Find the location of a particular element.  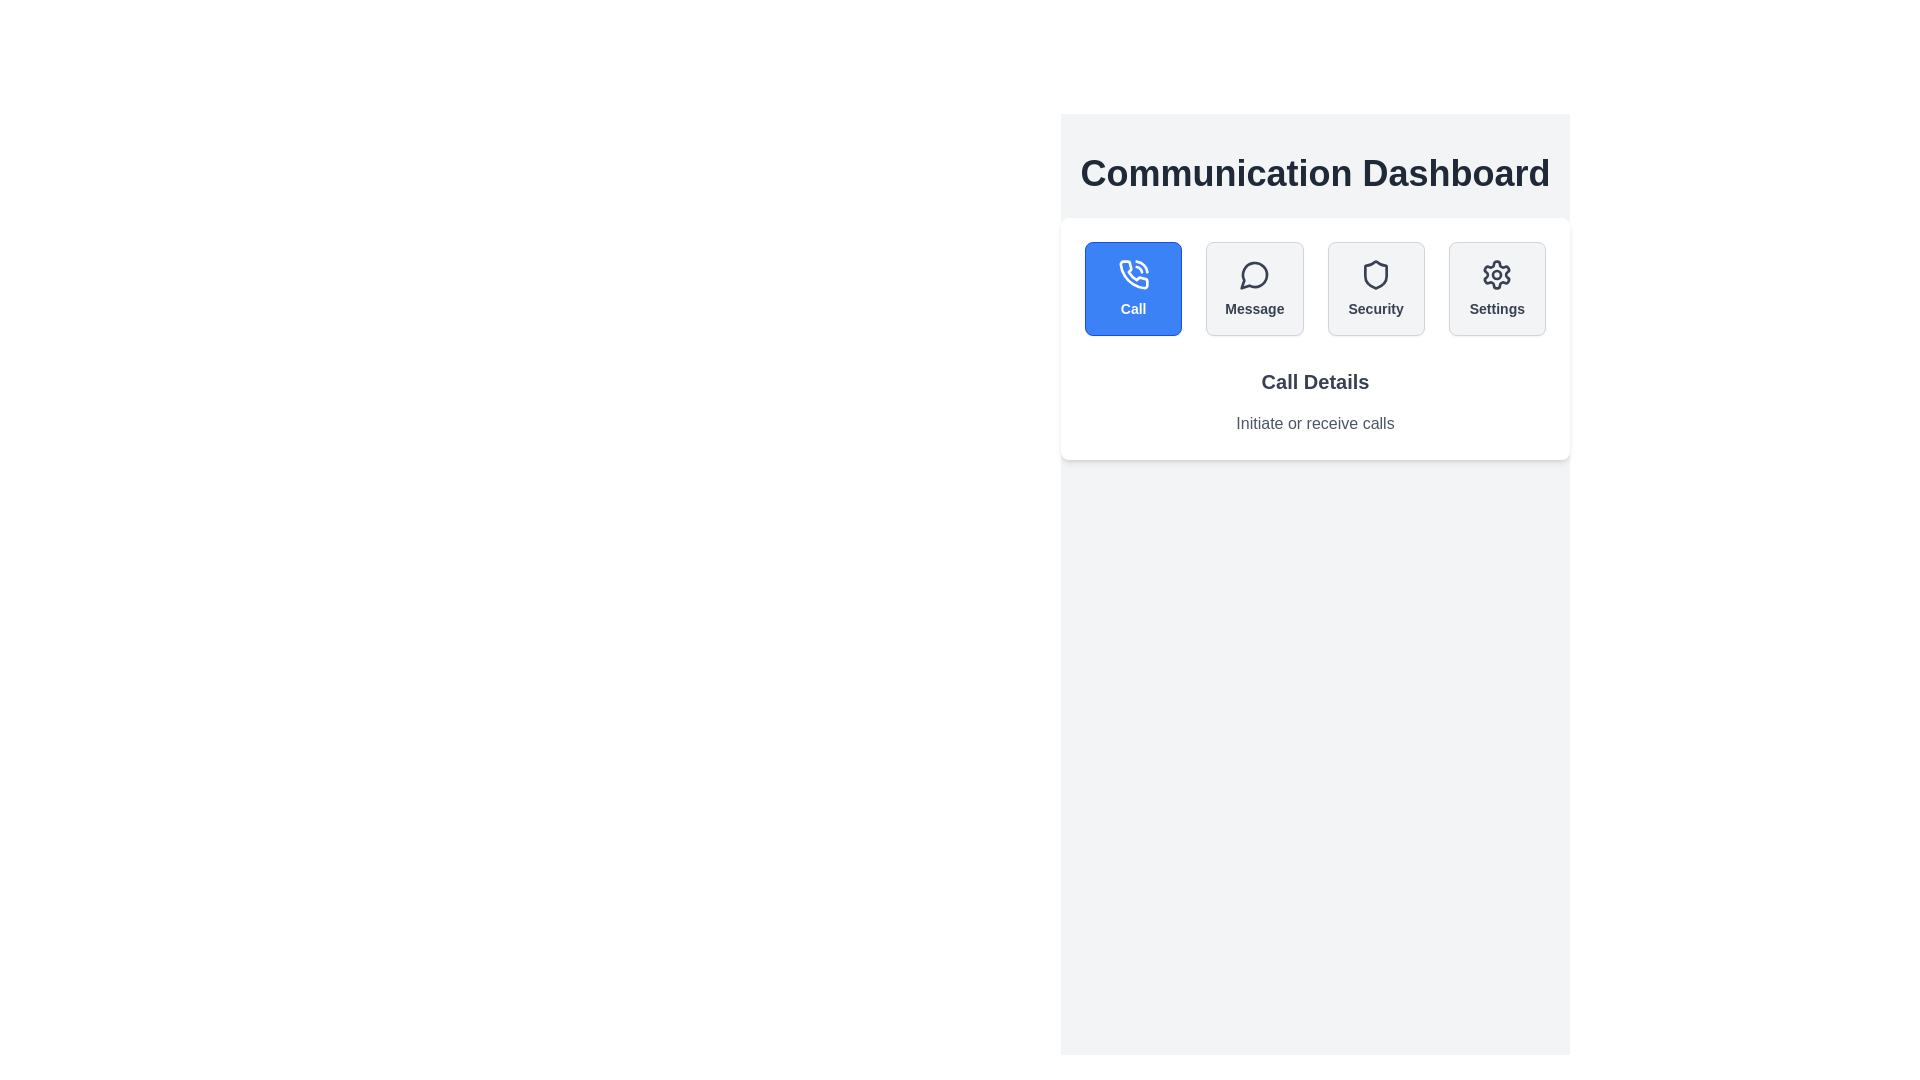

the decorative Icon graphic within the curved phone receiver icon in the 'Call' widget group, located below the 'Communication Dashboard' title is located at coordinates (1133, 274).